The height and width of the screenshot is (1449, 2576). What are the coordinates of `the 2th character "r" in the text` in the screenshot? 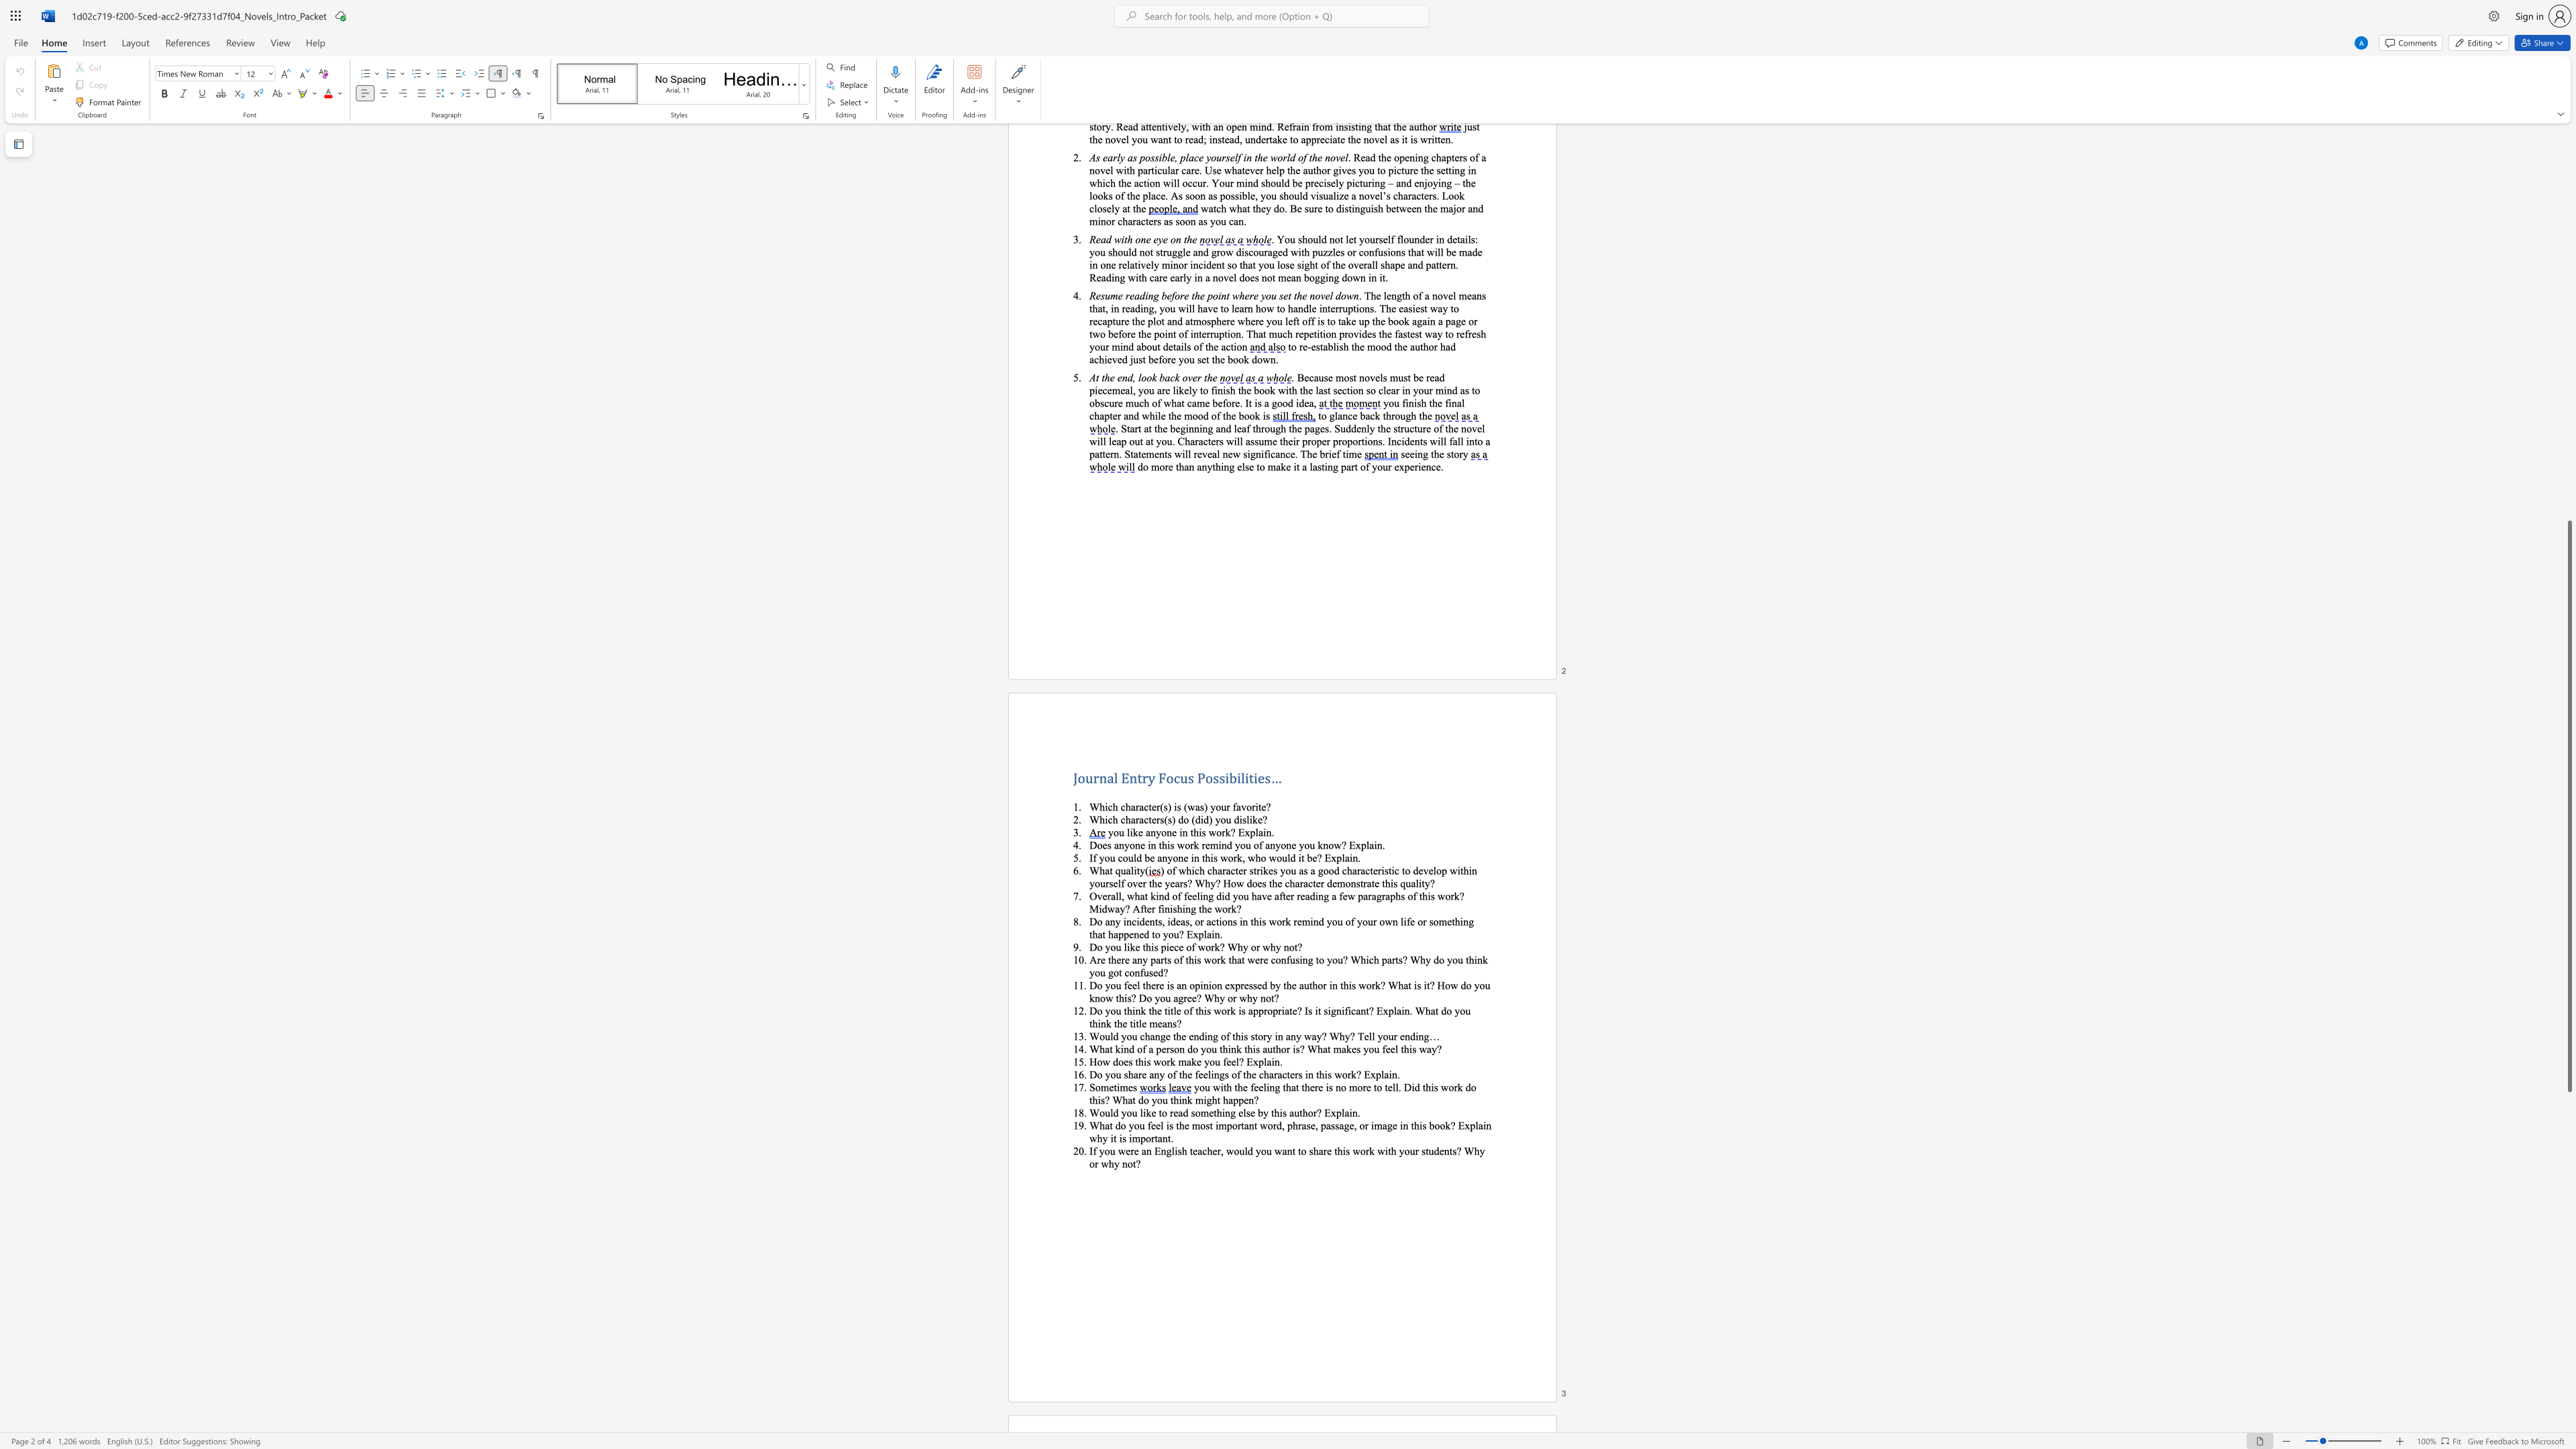 It's located at (1157, 818).